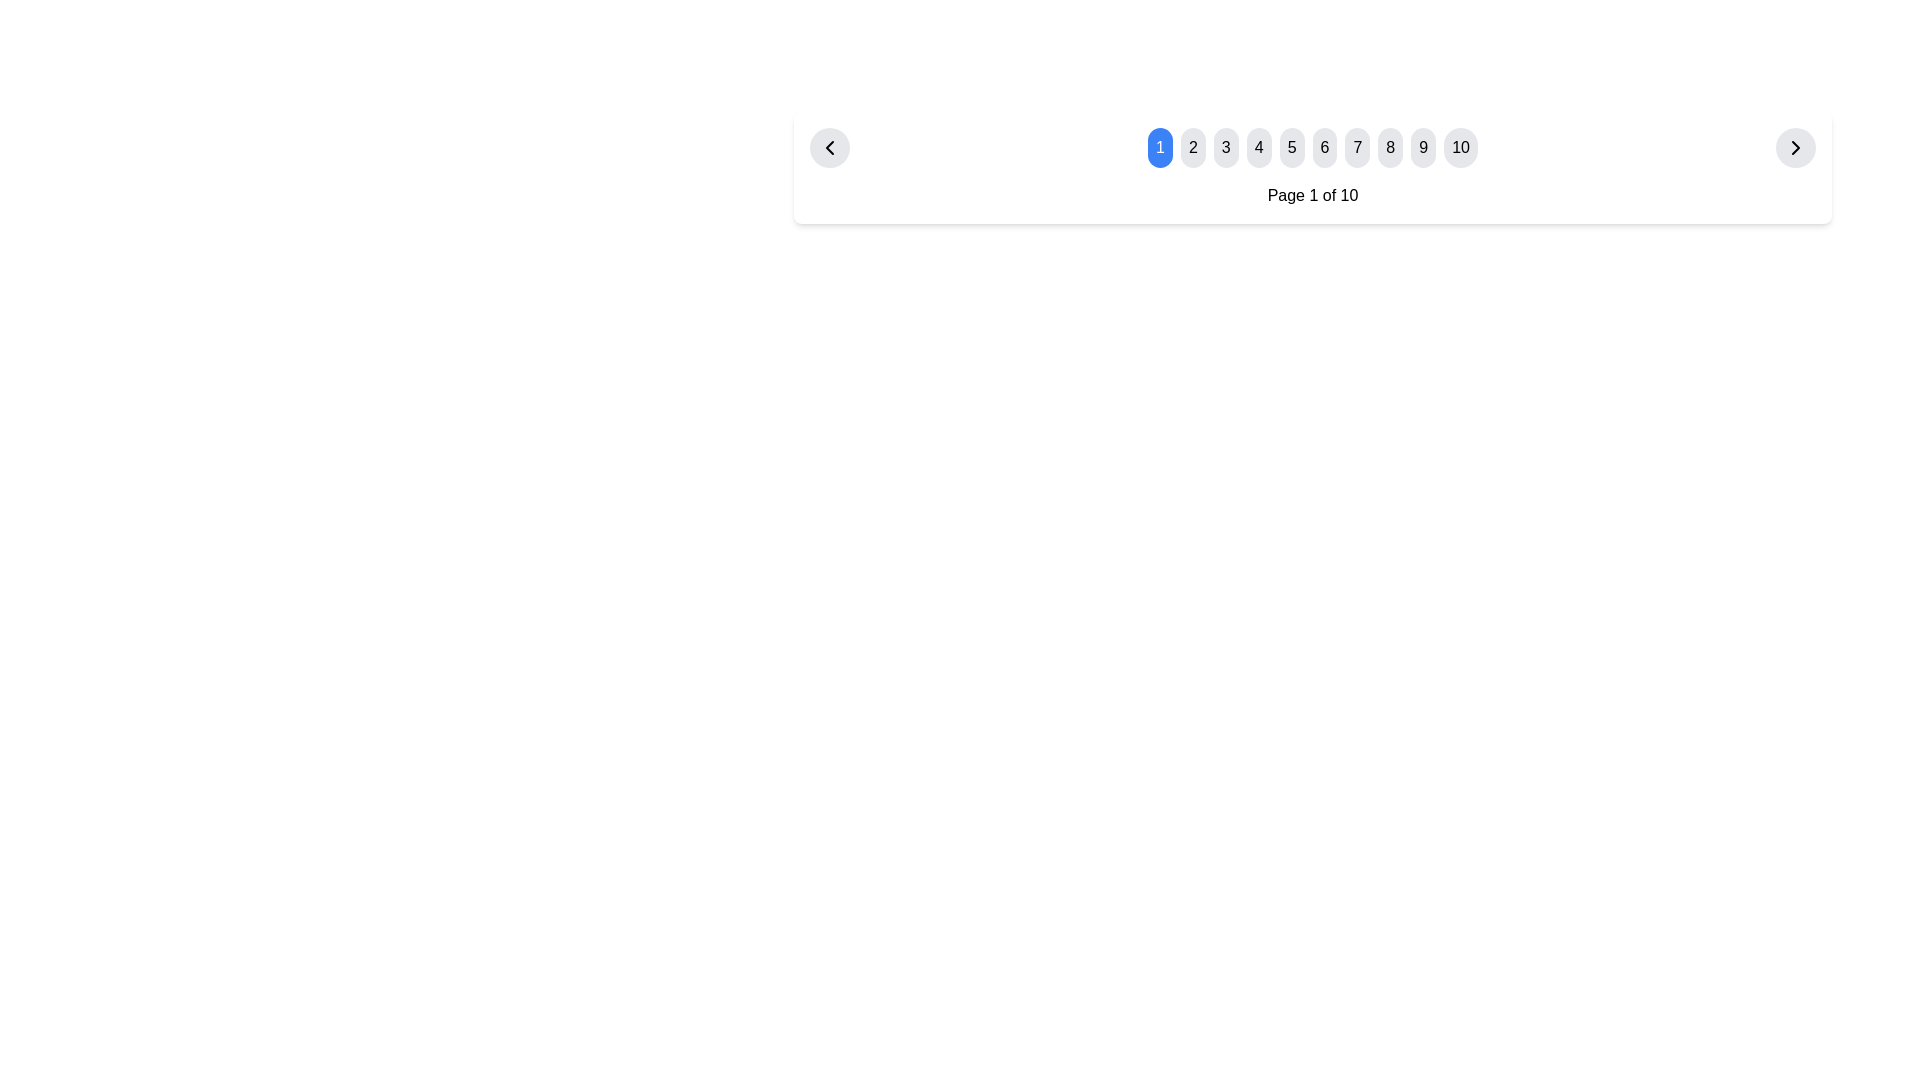 The width and height of the screenshot is (1920, 1080). I want to click on the circular button with a gray background and black text displaying the number '8', so click(1389, 146).